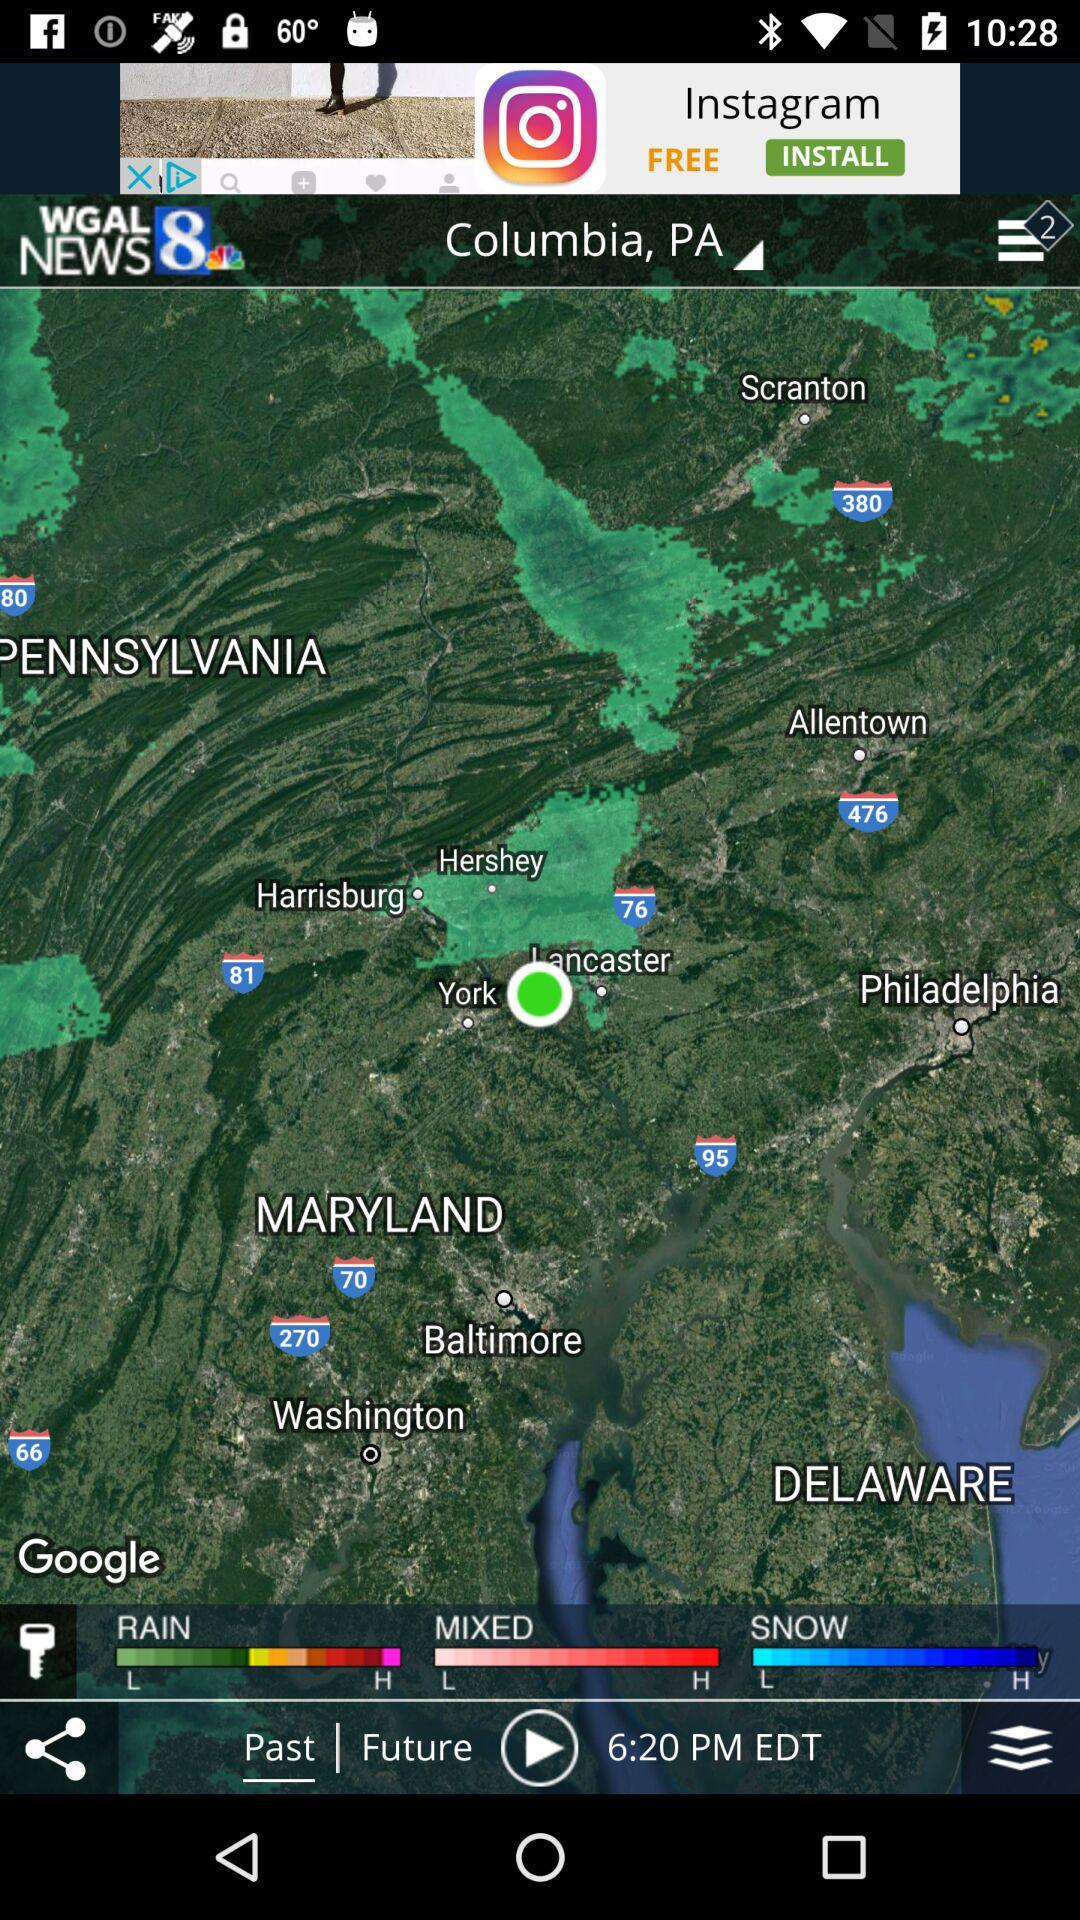 This screenshot has height=1920, width=1080. What do you see at coordinates (1020, 1746) in the screenshot?
I see `the layers icon` at bounding box center [1020, 1746].